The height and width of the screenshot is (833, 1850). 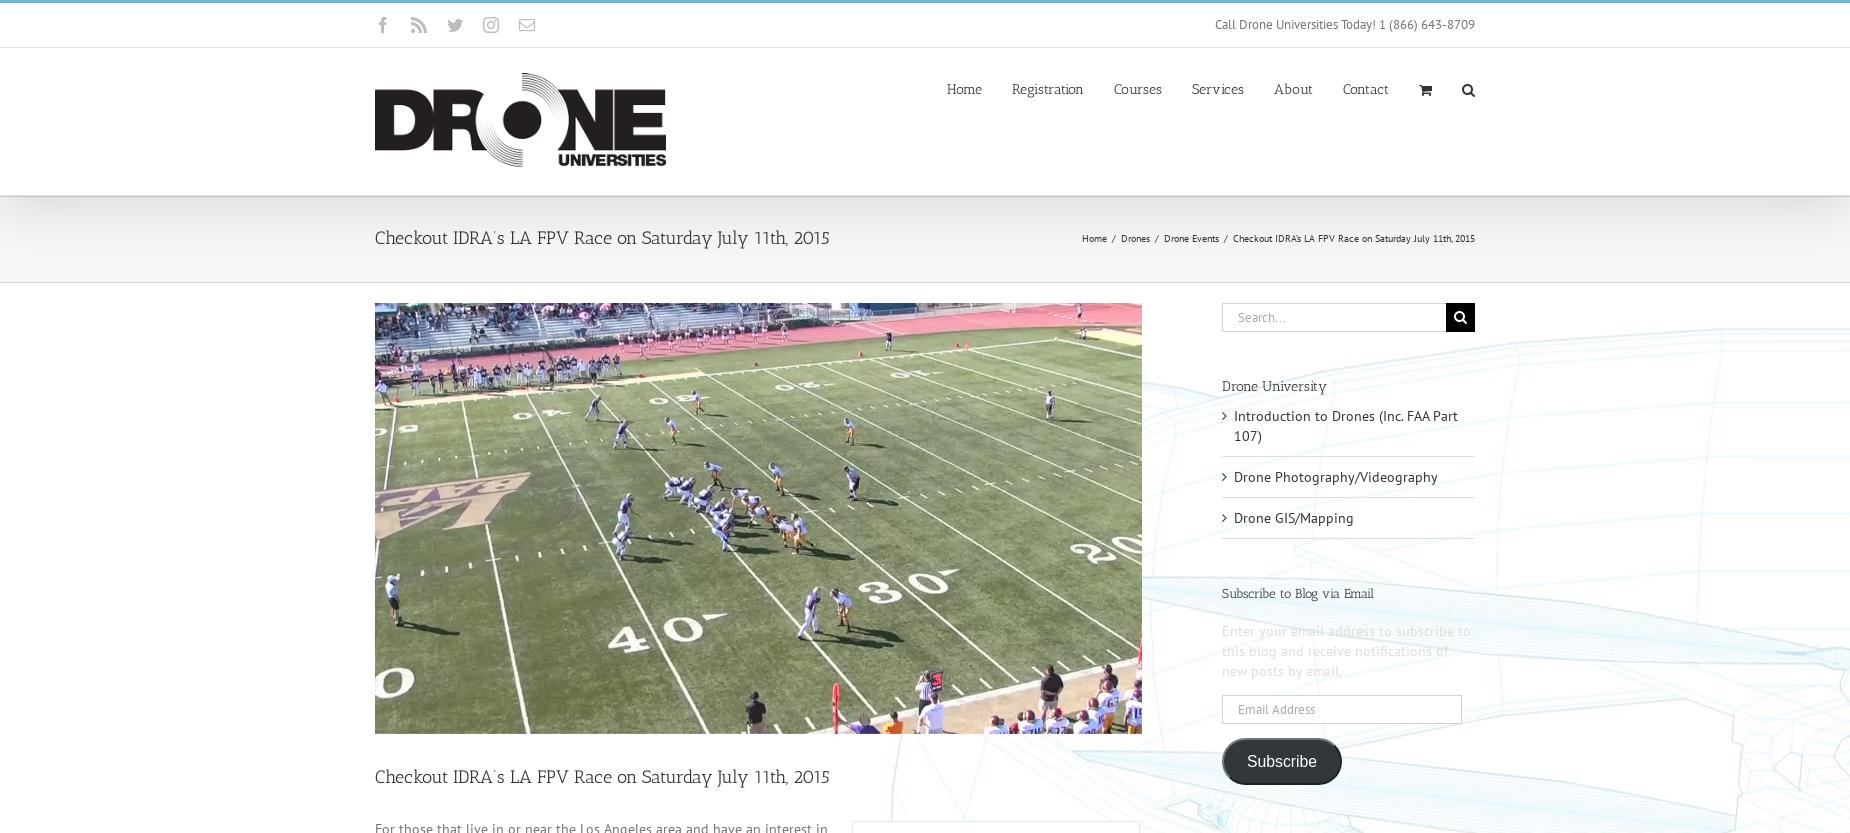 I want to click on 'Registration', so click(x=1047, y=90).